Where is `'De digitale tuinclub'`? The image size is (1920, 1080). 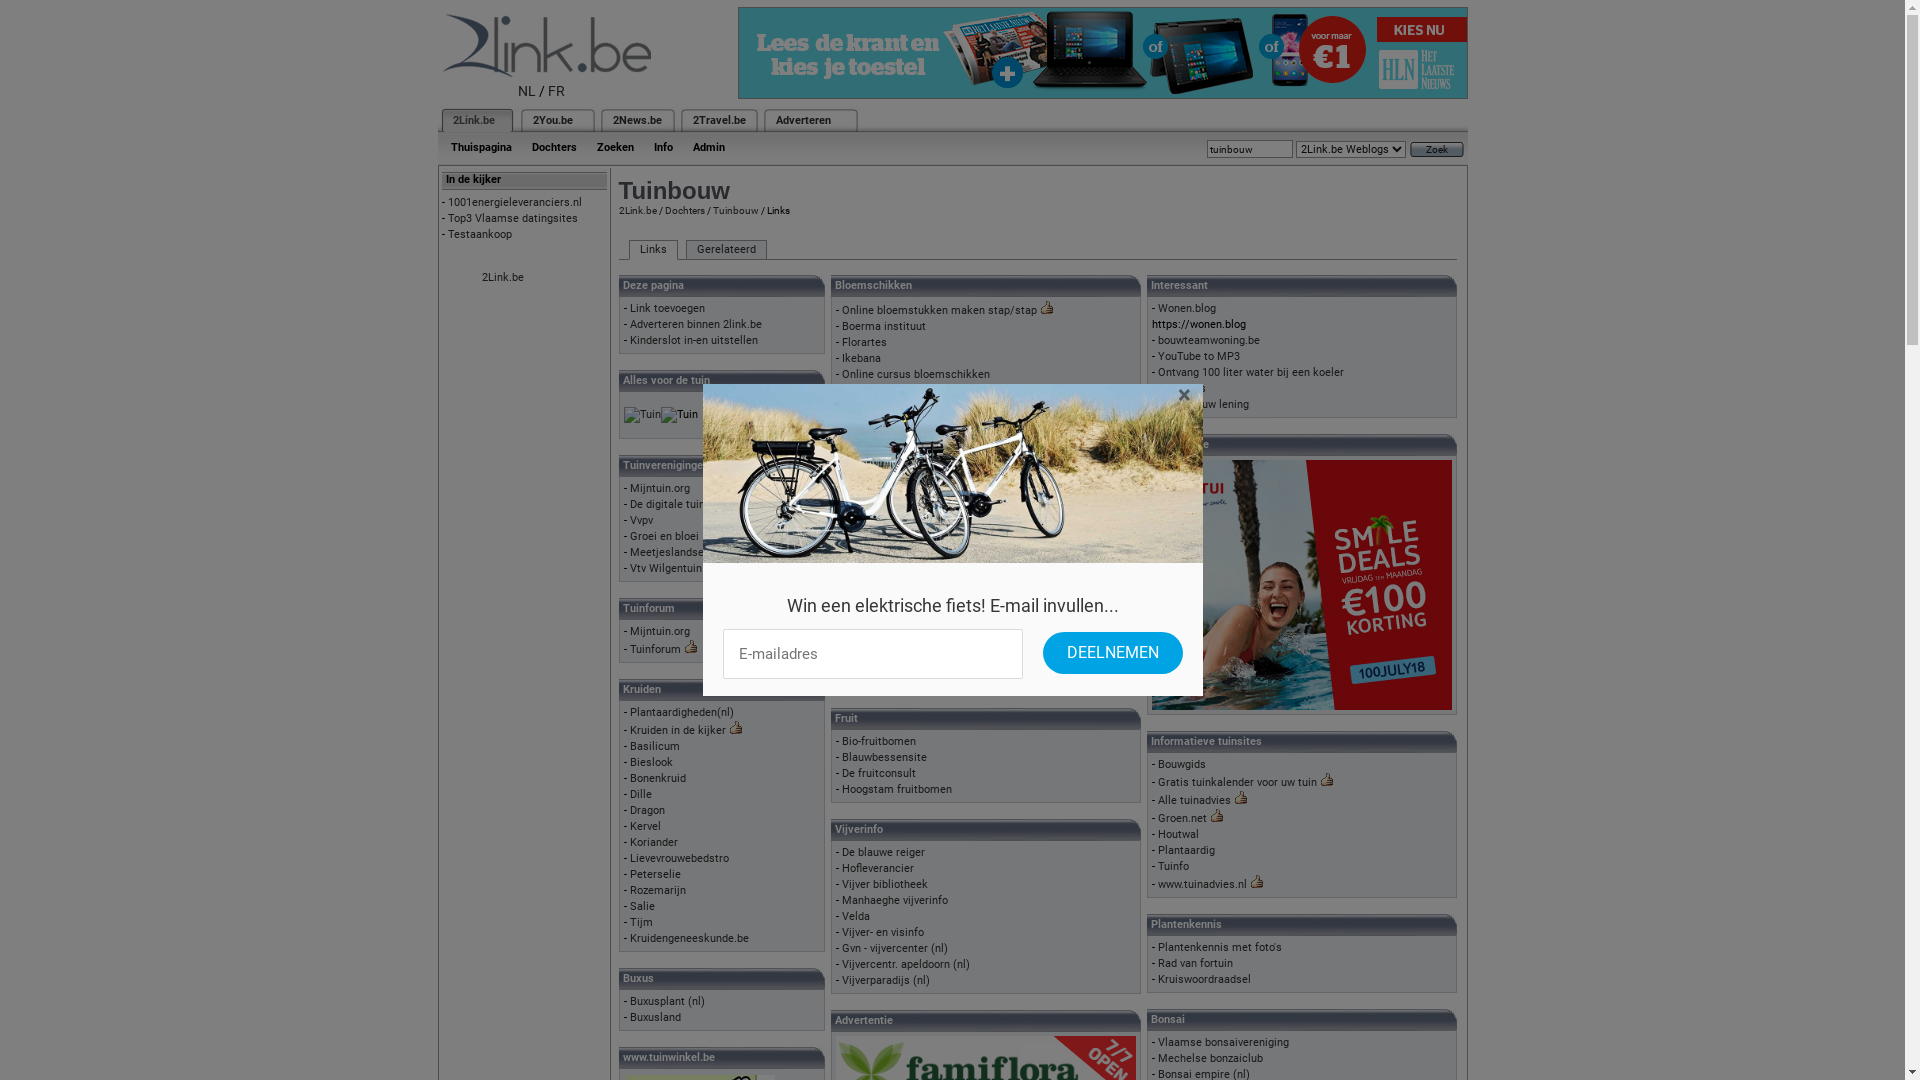 'De digitale tuinclub' is located at coordinates (677, 503).